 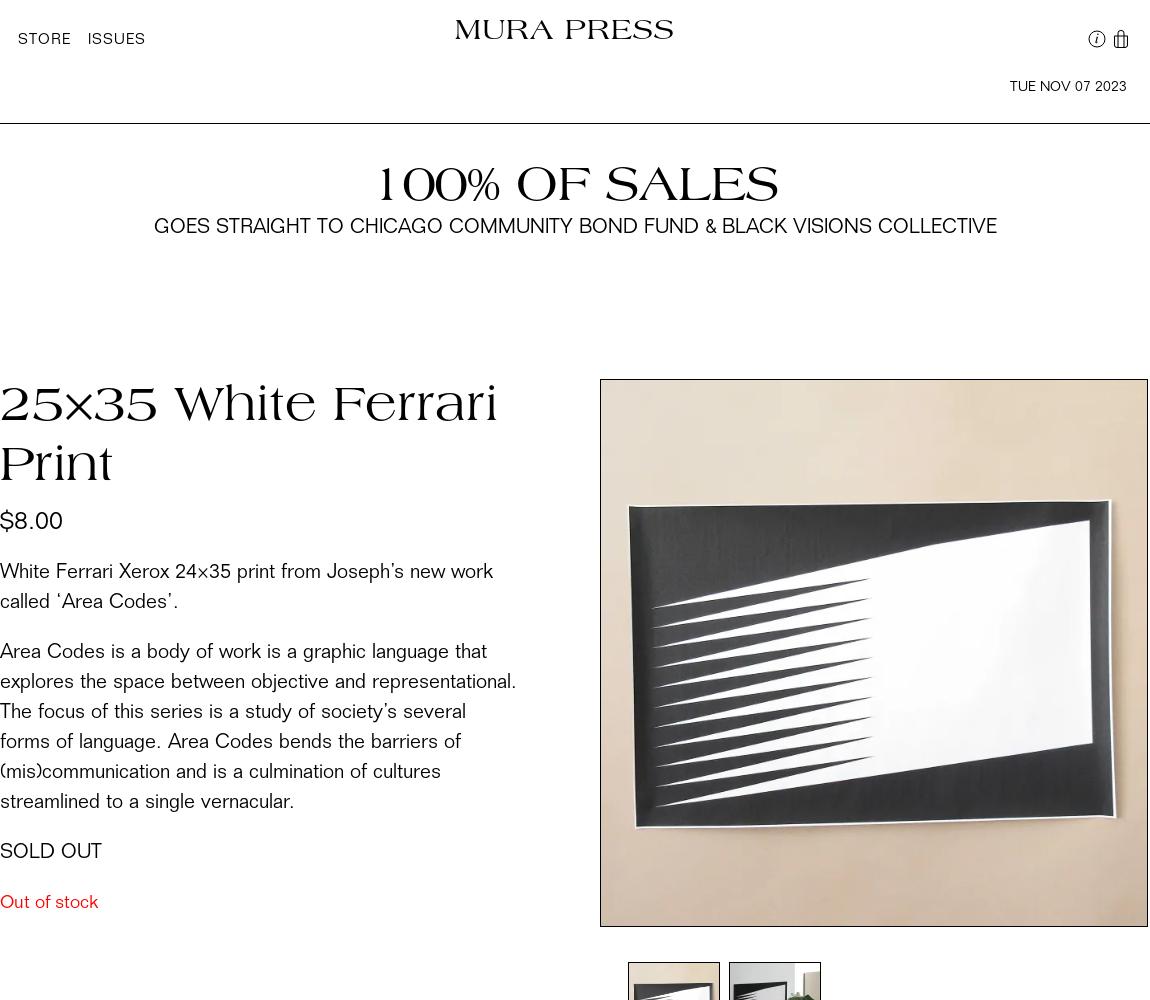 What do you see at coordinates (575, 188) in the screenshot?
I see `'100% OF SALES'` at bounding box center [575, 188].